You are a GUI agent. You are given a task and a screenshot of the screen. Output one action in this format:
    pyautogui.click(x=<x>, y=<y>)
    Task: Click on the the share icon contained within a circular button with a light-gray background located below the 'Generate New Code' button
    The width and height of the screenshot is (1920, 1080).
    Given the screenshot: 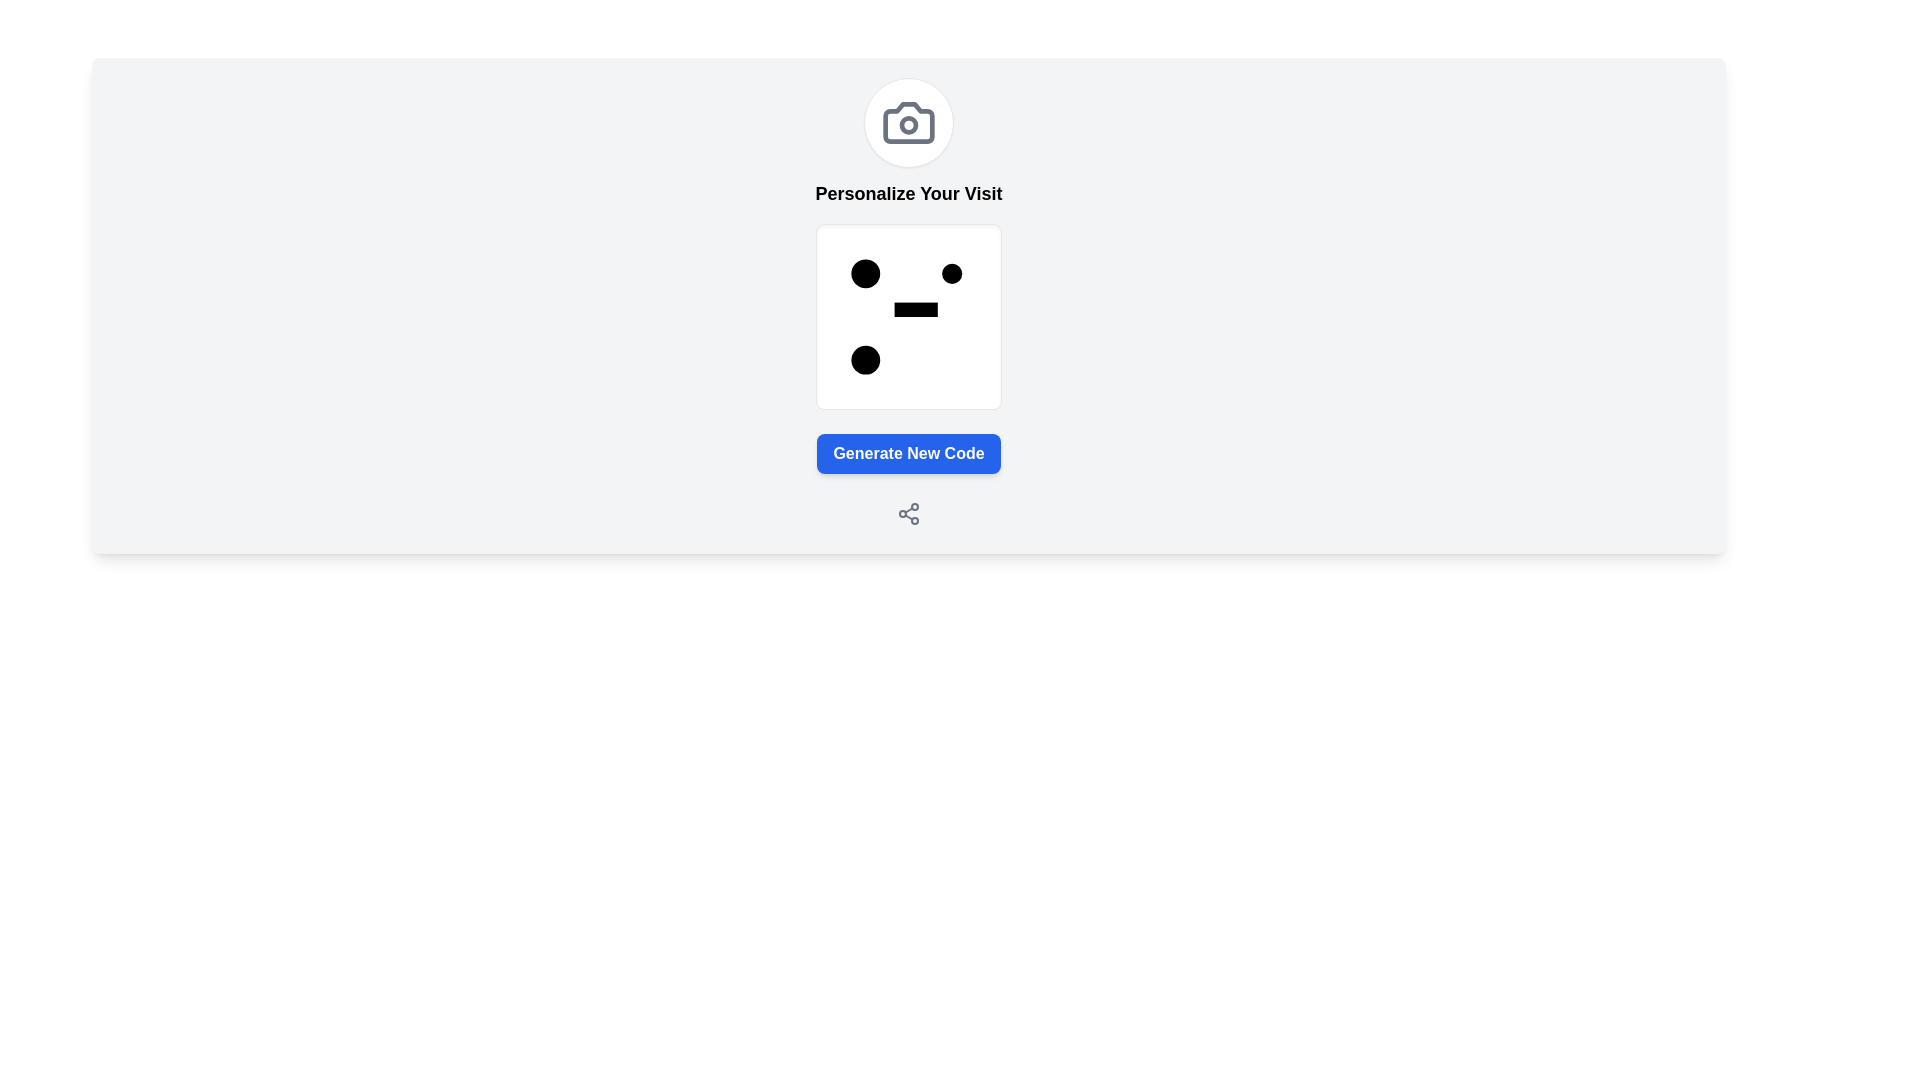 What is the action you would take?
    pyautogui.click(x=907, y=512)
    